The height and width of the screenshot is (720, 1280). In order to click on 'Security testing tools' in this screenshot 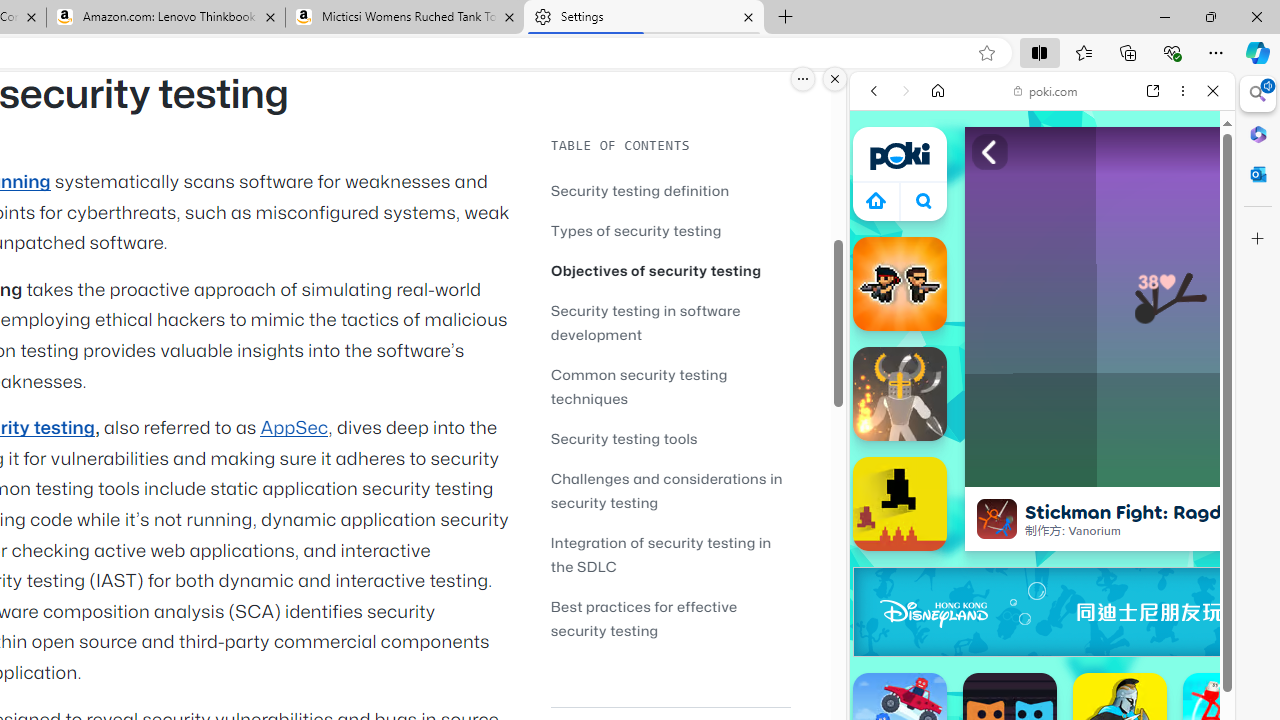, I will do `click(670, 437)`.